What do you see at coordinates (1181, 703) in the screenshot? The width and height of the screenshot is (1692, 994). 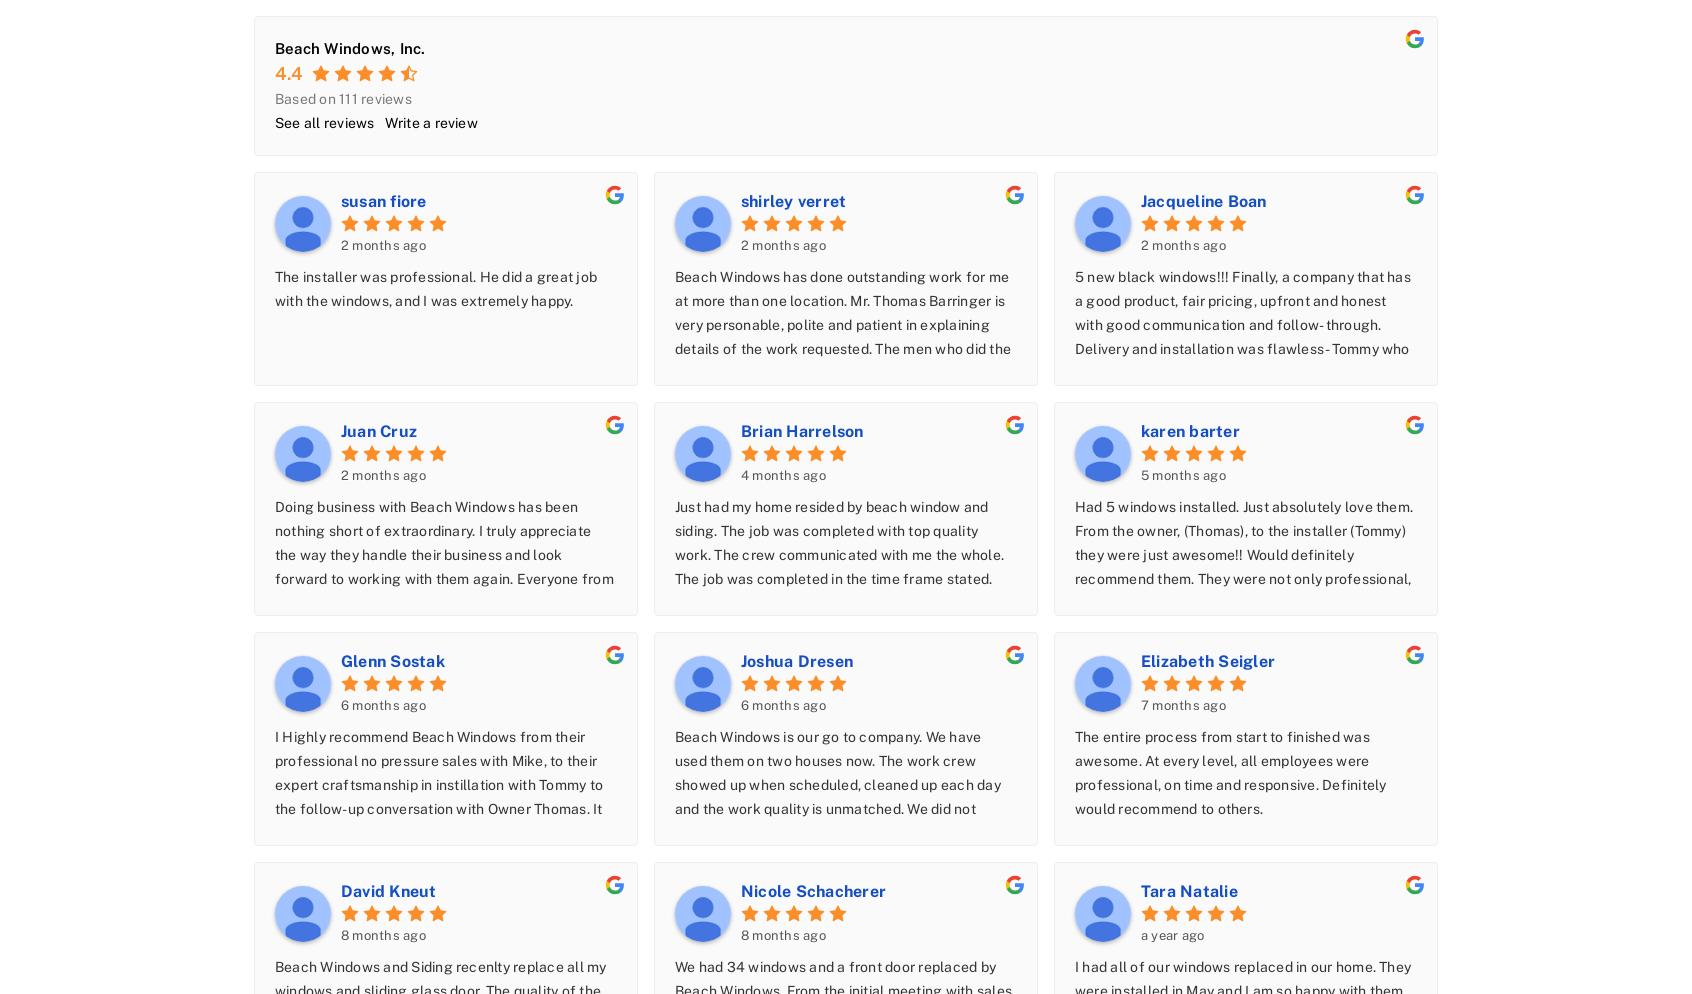 I see `'7 months ago'` at bounding box center [1181, 703].